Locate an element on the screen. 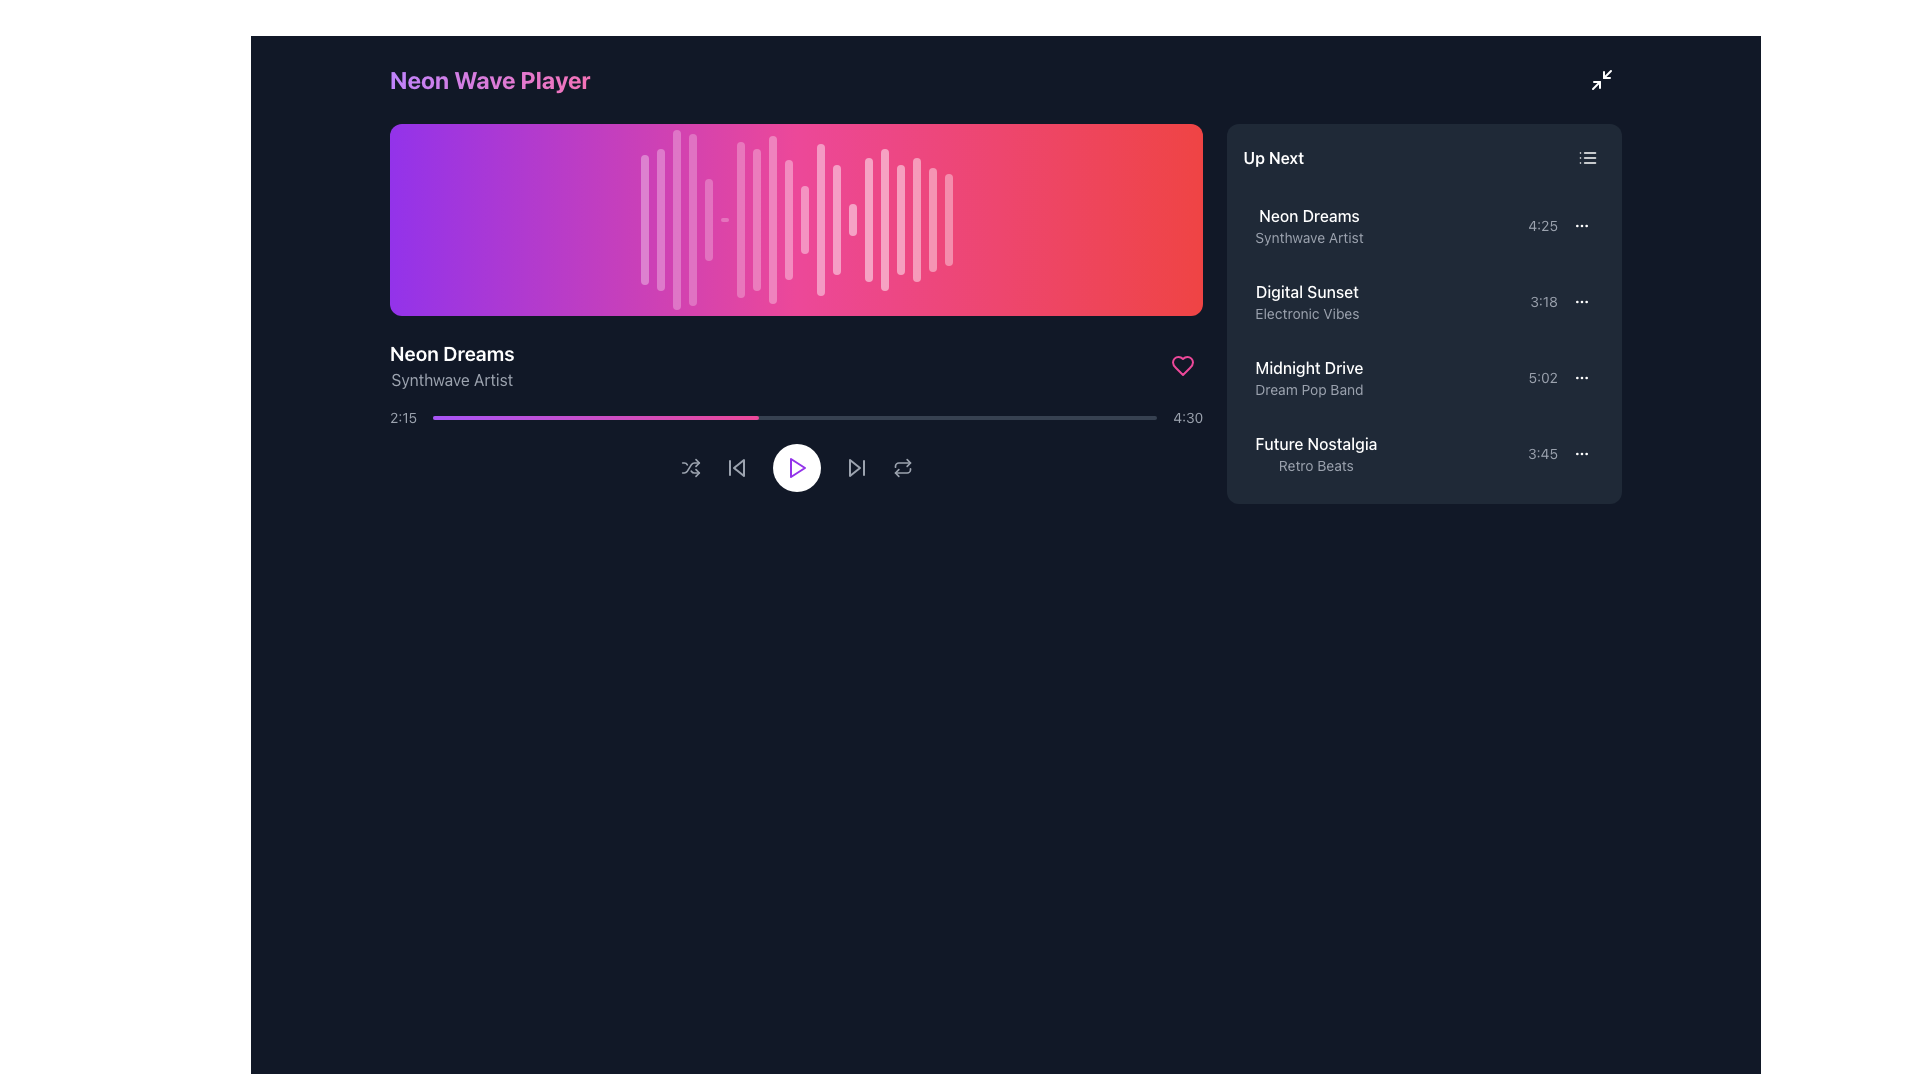  the minimize/resize button located at the top-right corner of the interface, aligned with the heading 'Neon Wave Player' is located at coordinates (1602, 79).